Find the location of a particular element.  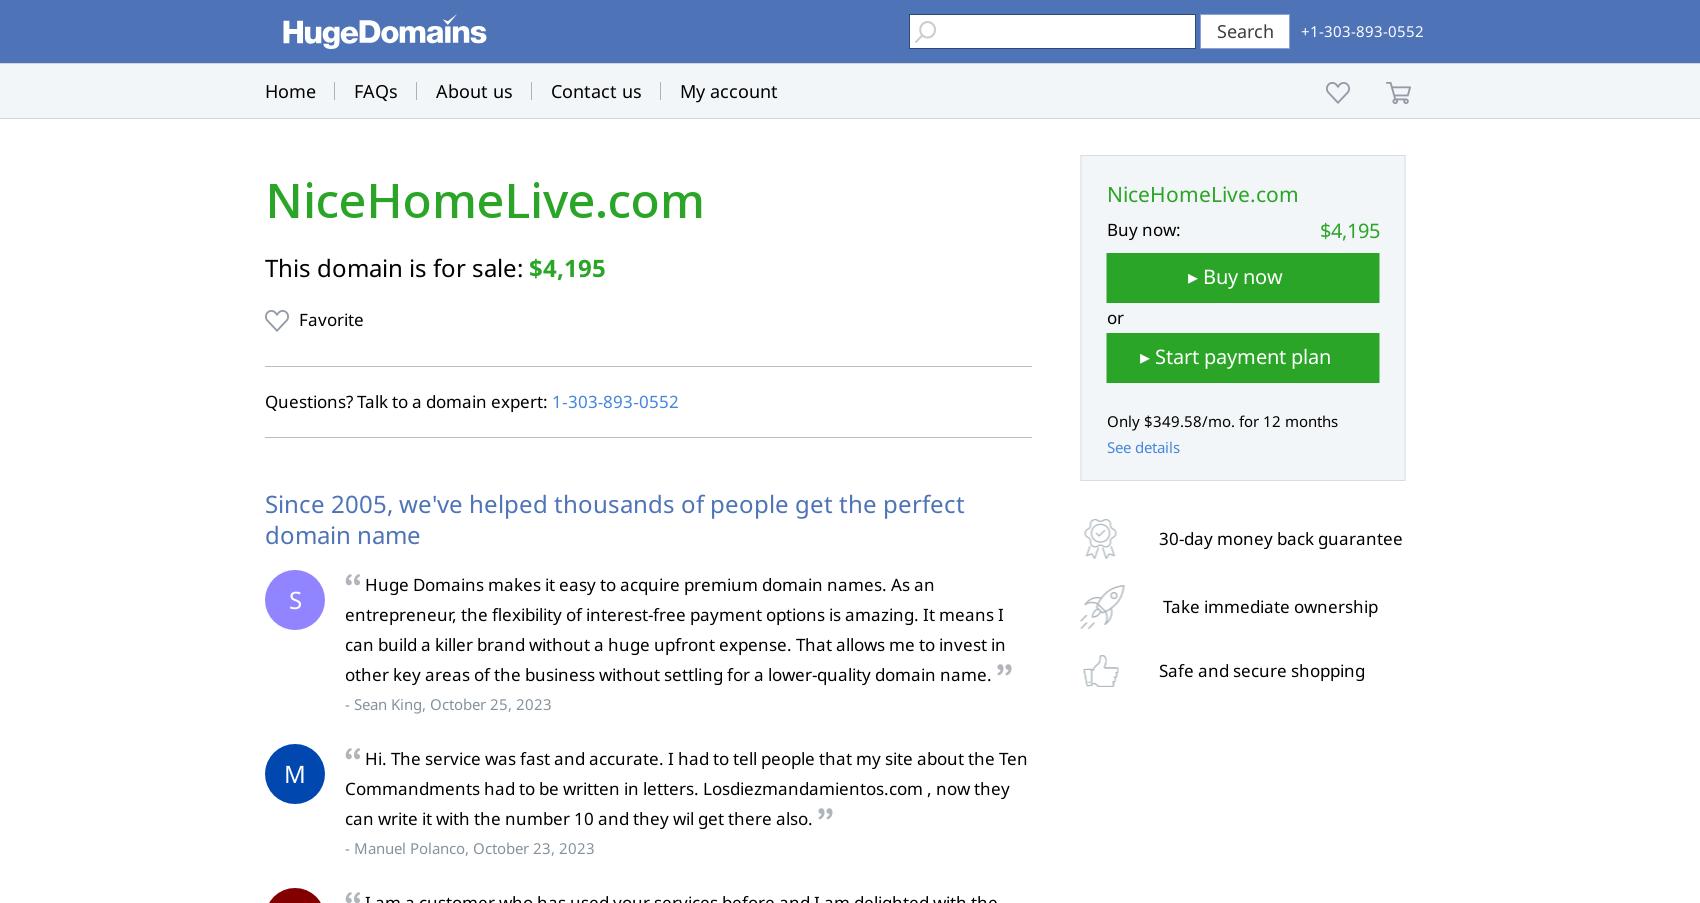

'$4,195' is located at coordinates (566, 266).